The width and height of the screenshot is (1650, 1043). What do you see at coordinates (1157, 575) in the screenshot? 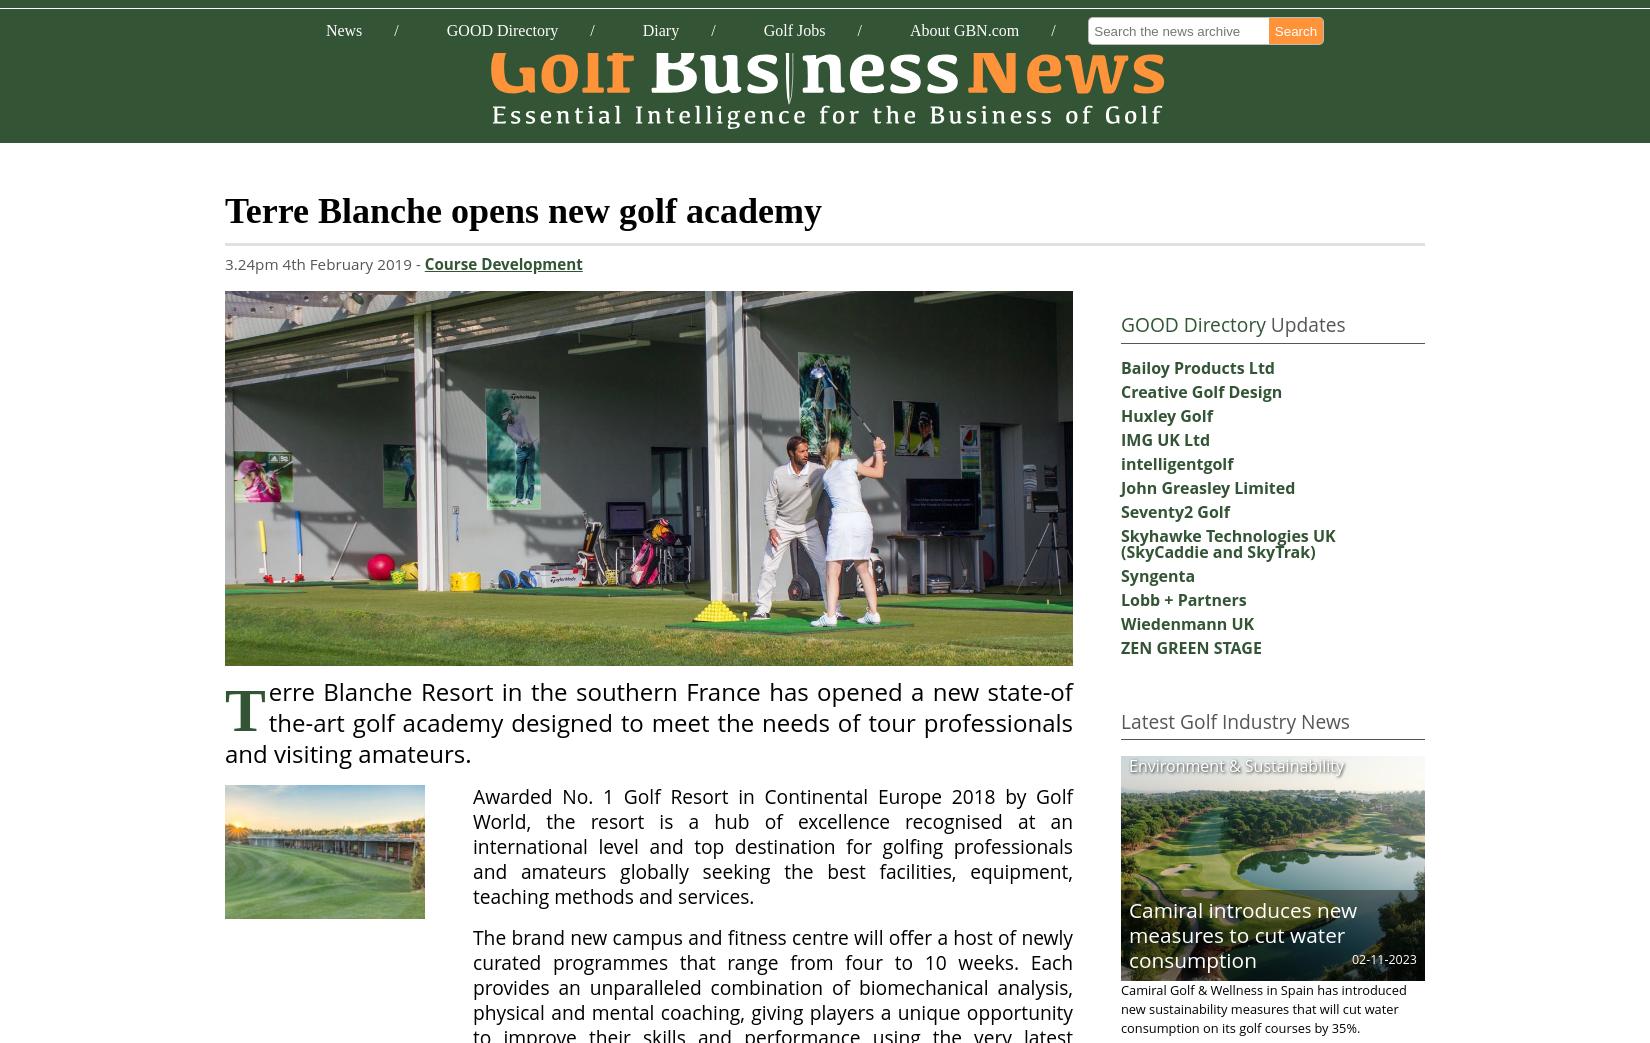
I see `'Syngenta'` at bounding box center [1157, 575].